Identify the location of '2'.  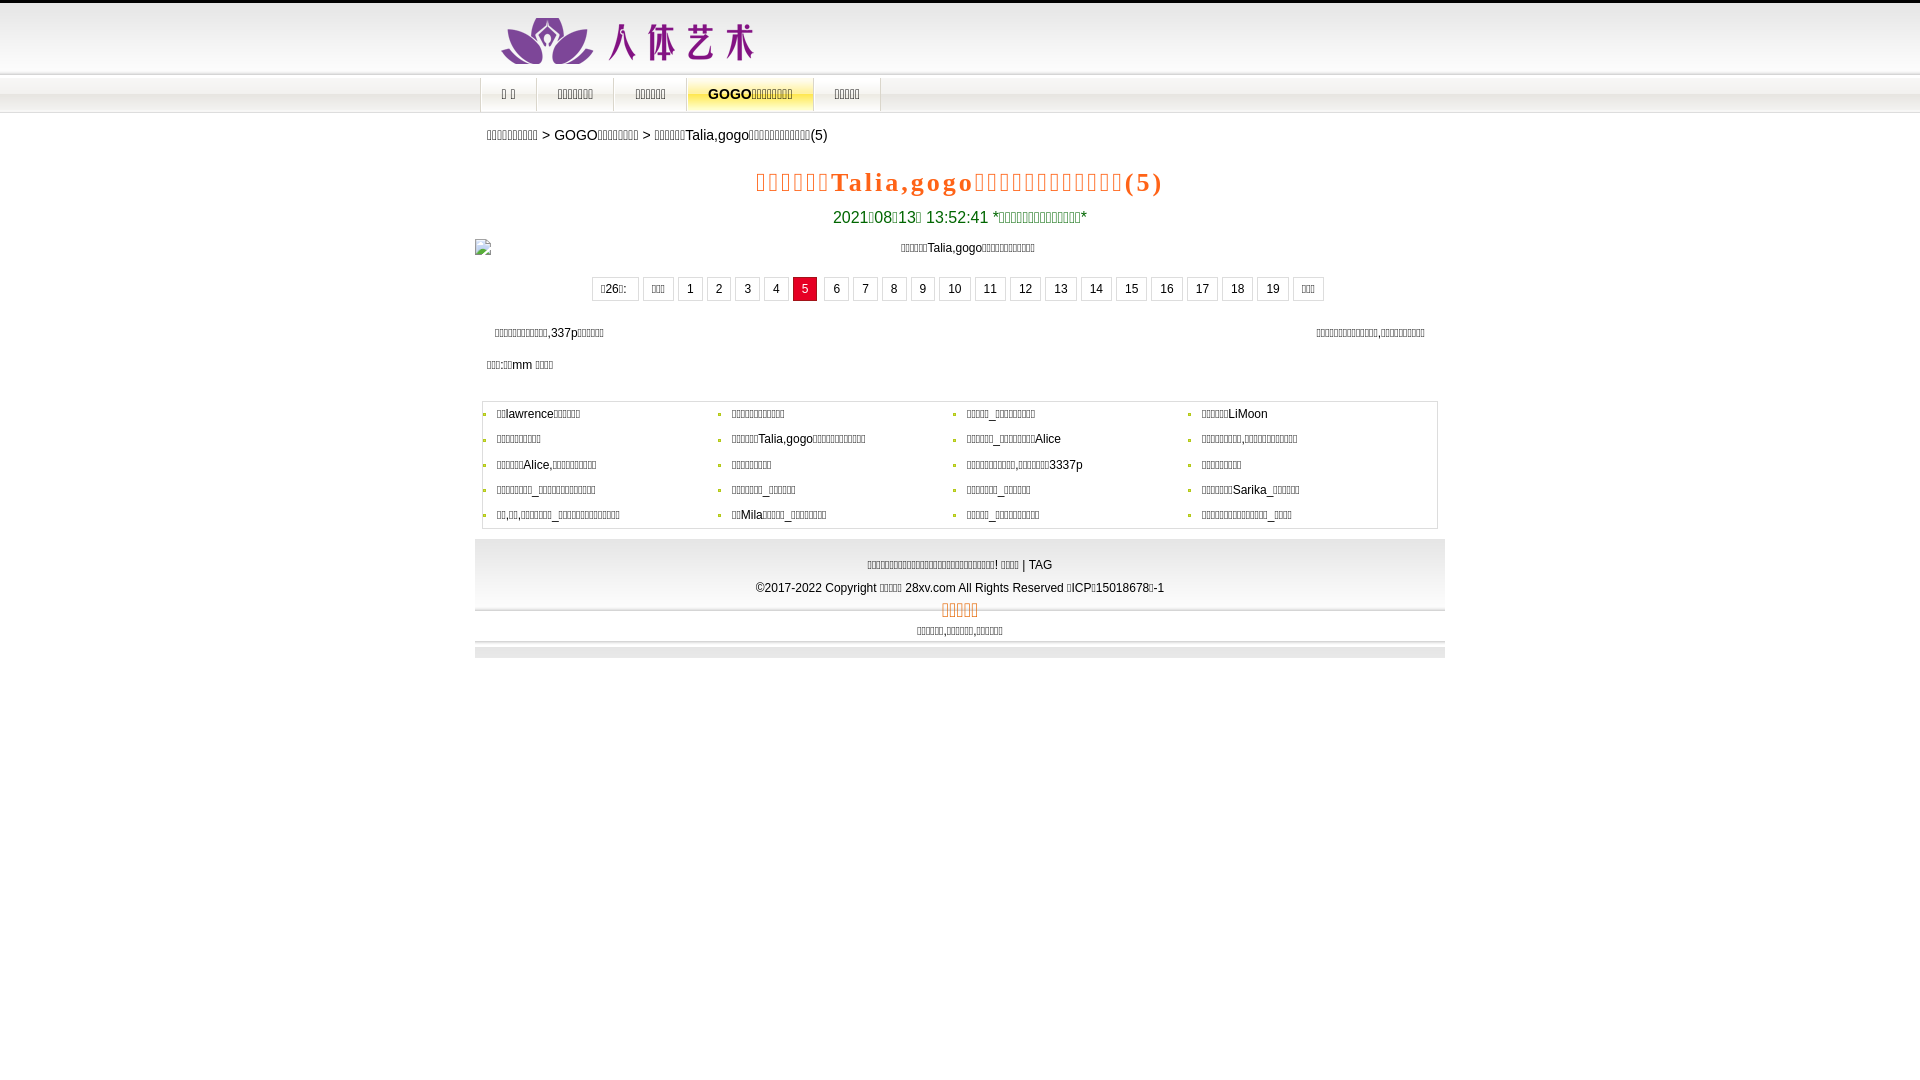
(706, 289).